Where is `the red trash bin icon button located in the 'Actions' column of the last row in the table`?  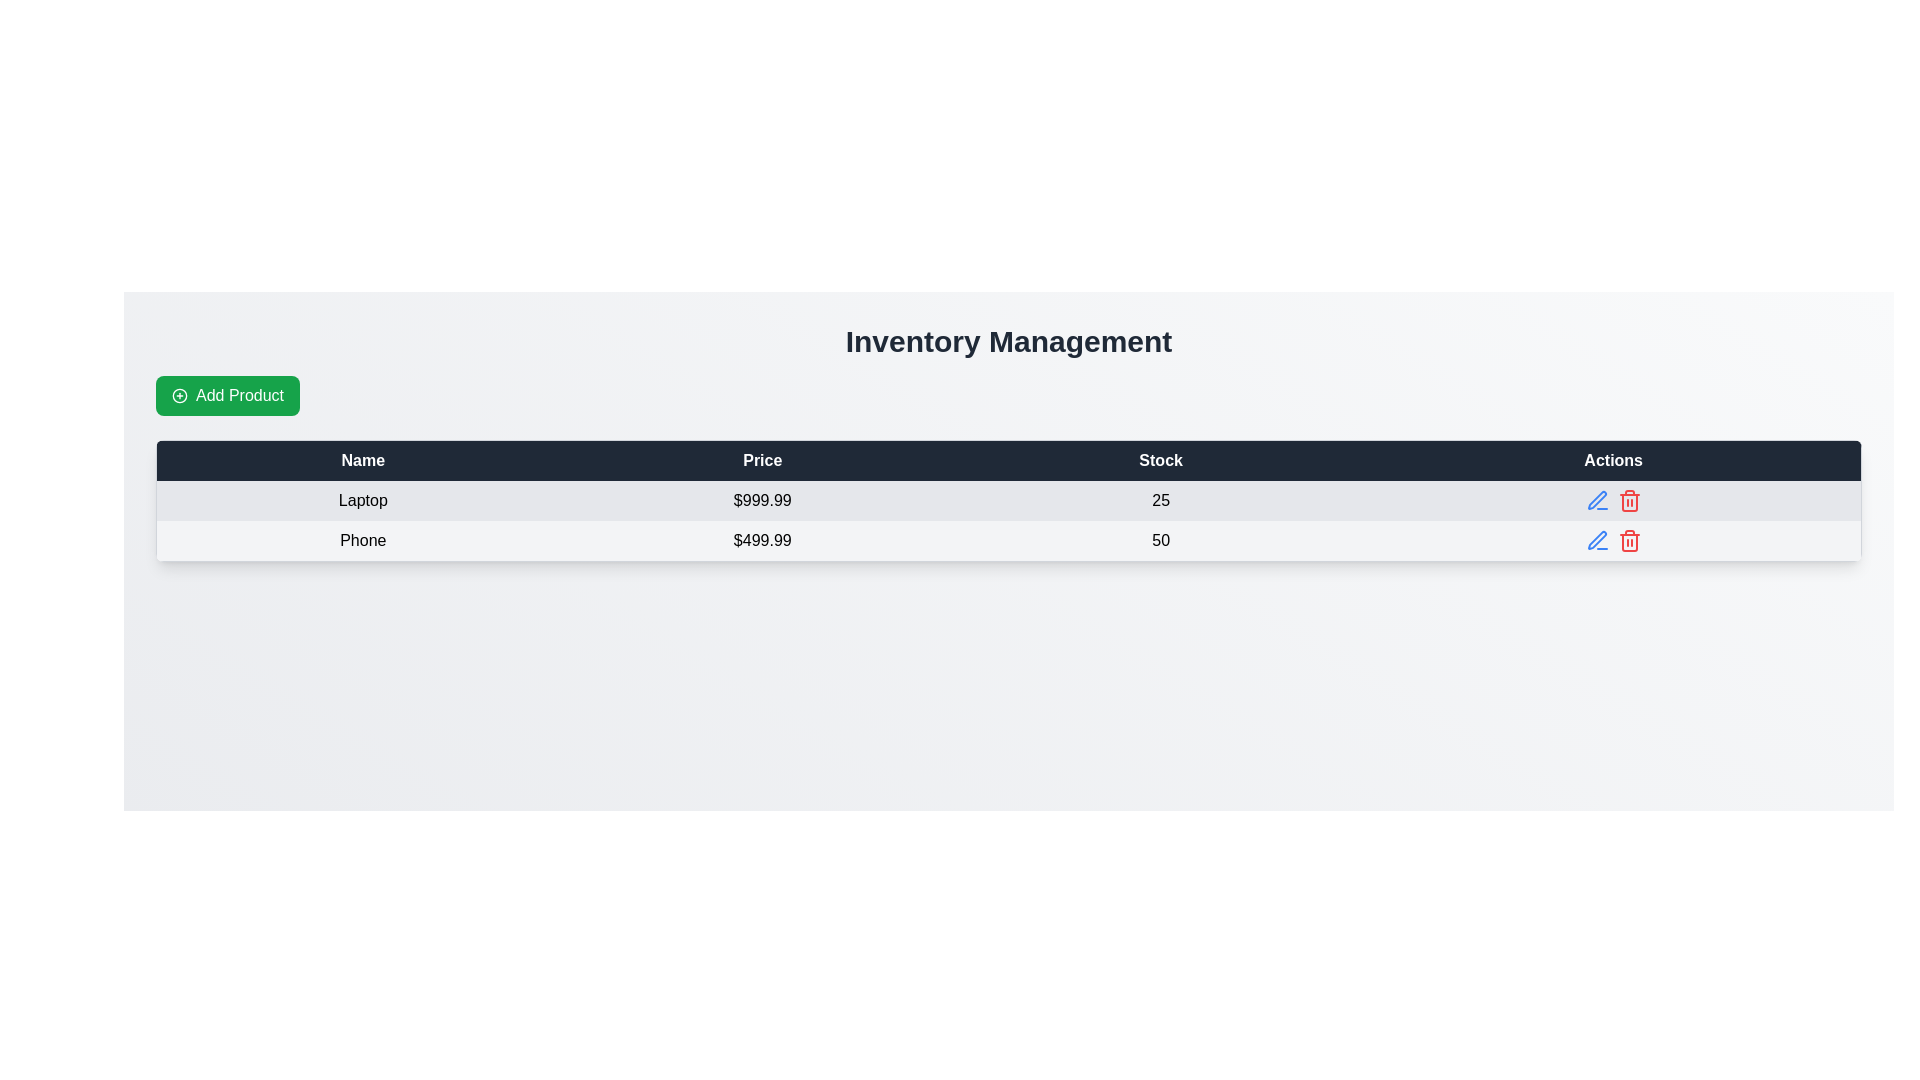 the red trash bin icon button located in the 'Actions' column of the last row in the table is located at coordinates (1629, 540).